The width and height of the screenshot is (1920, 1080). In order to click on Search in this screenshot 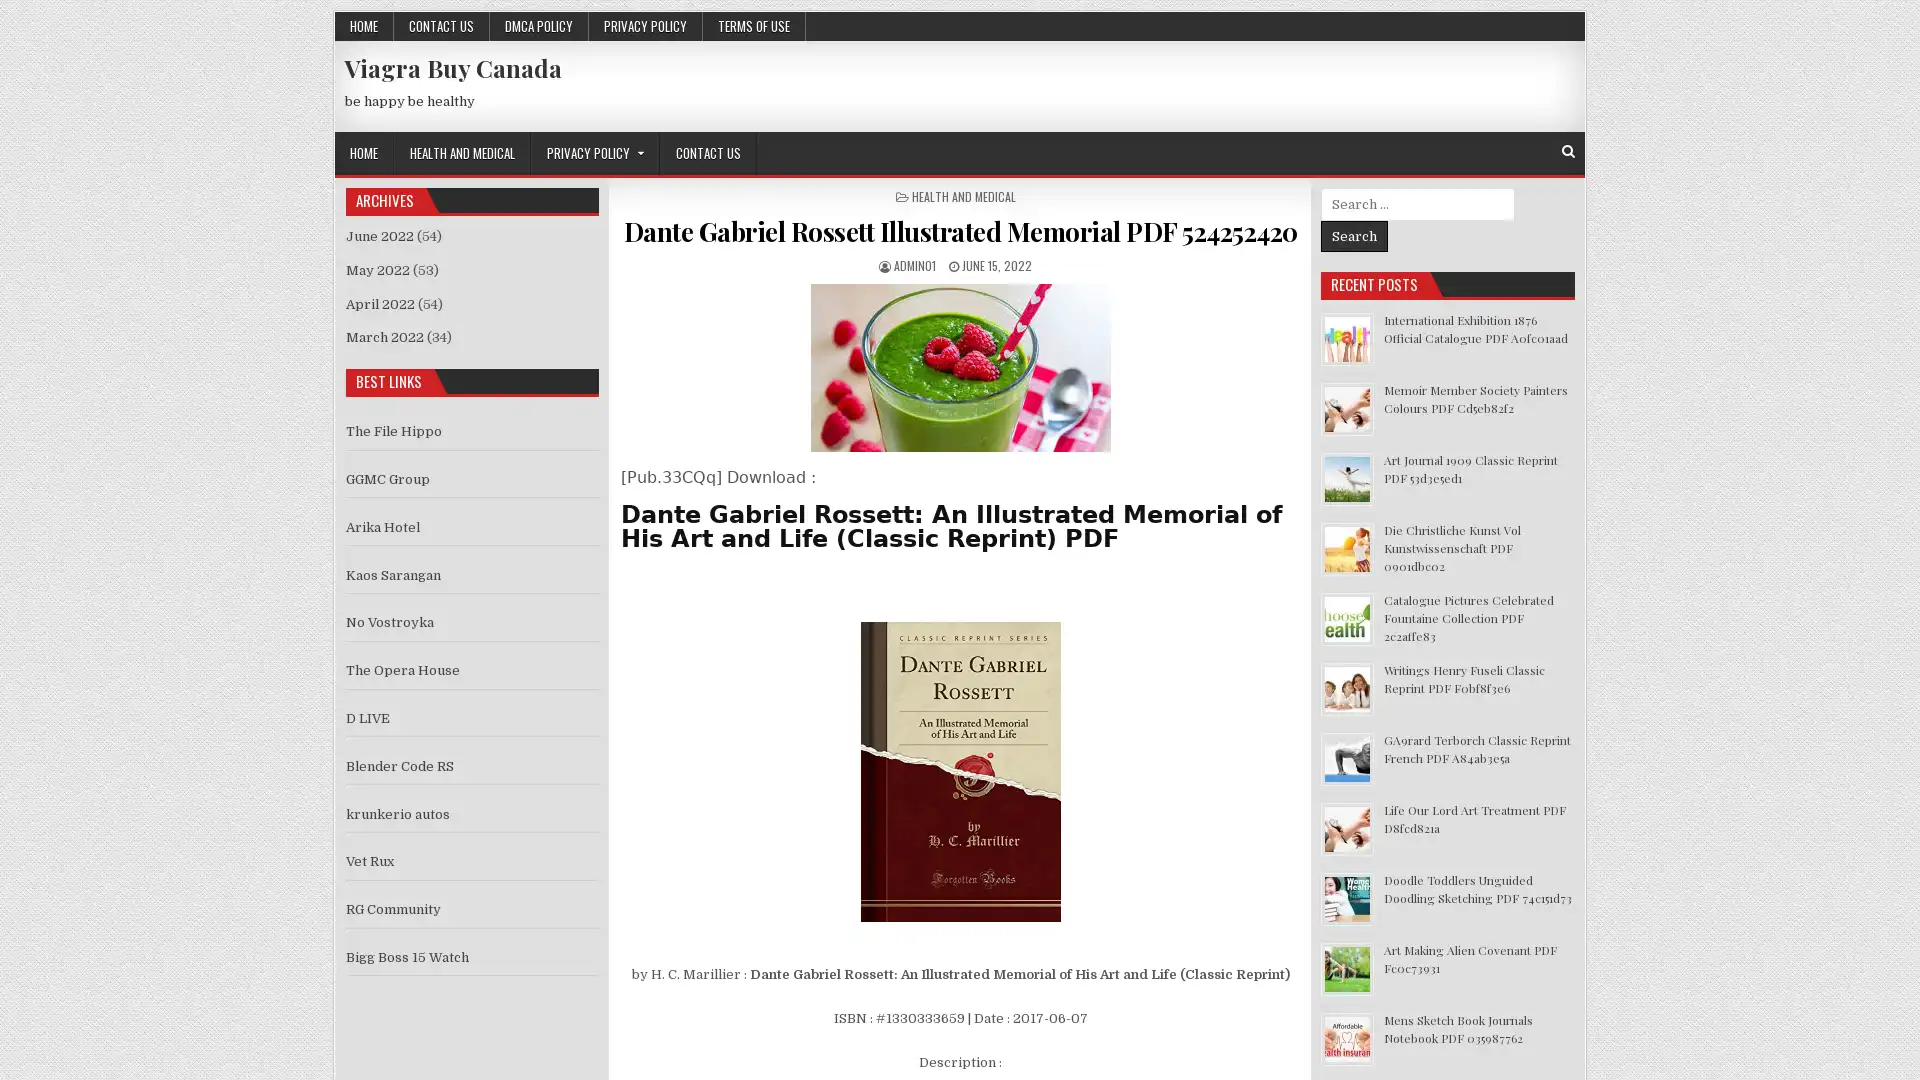, I will do `click(1354, 235)`.